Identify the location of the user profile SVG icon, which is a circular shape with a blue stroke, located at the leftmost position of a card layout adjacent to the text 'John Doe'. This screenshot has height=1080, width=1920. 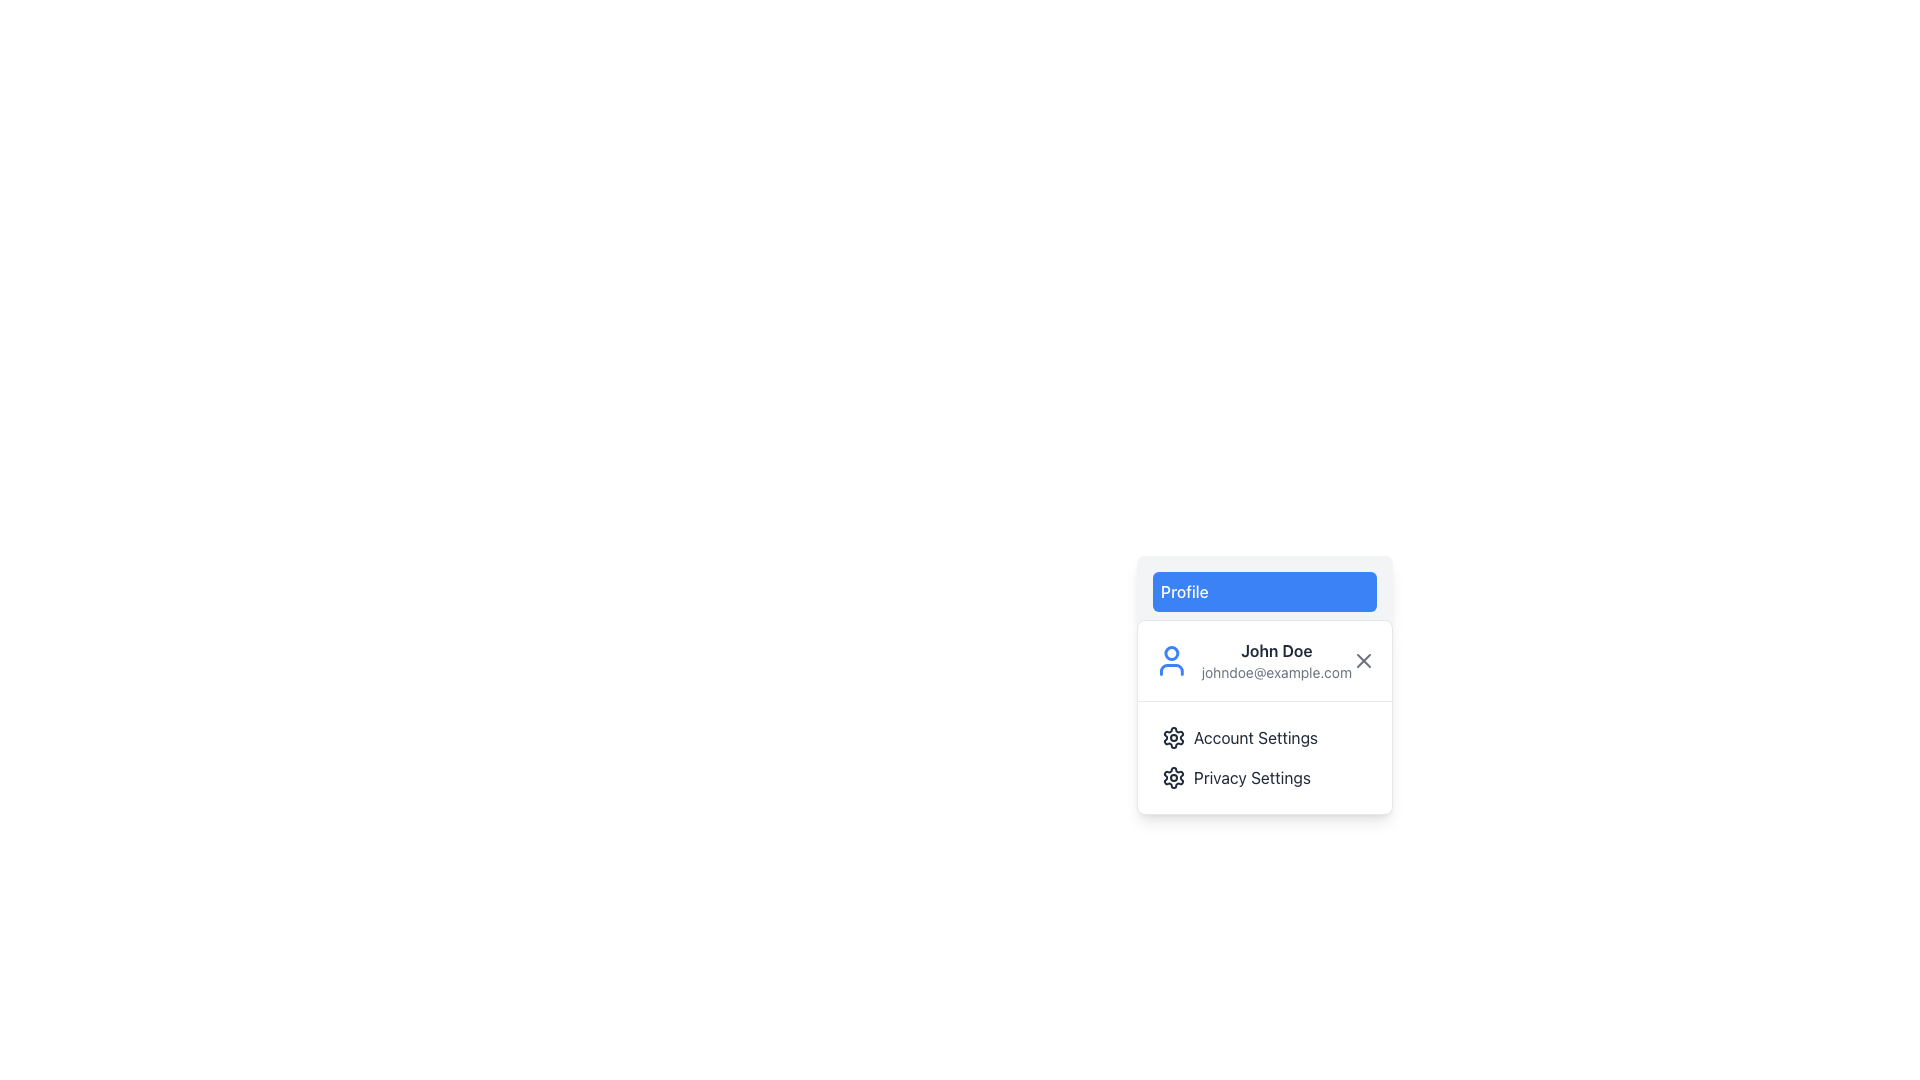
(1171, 660).